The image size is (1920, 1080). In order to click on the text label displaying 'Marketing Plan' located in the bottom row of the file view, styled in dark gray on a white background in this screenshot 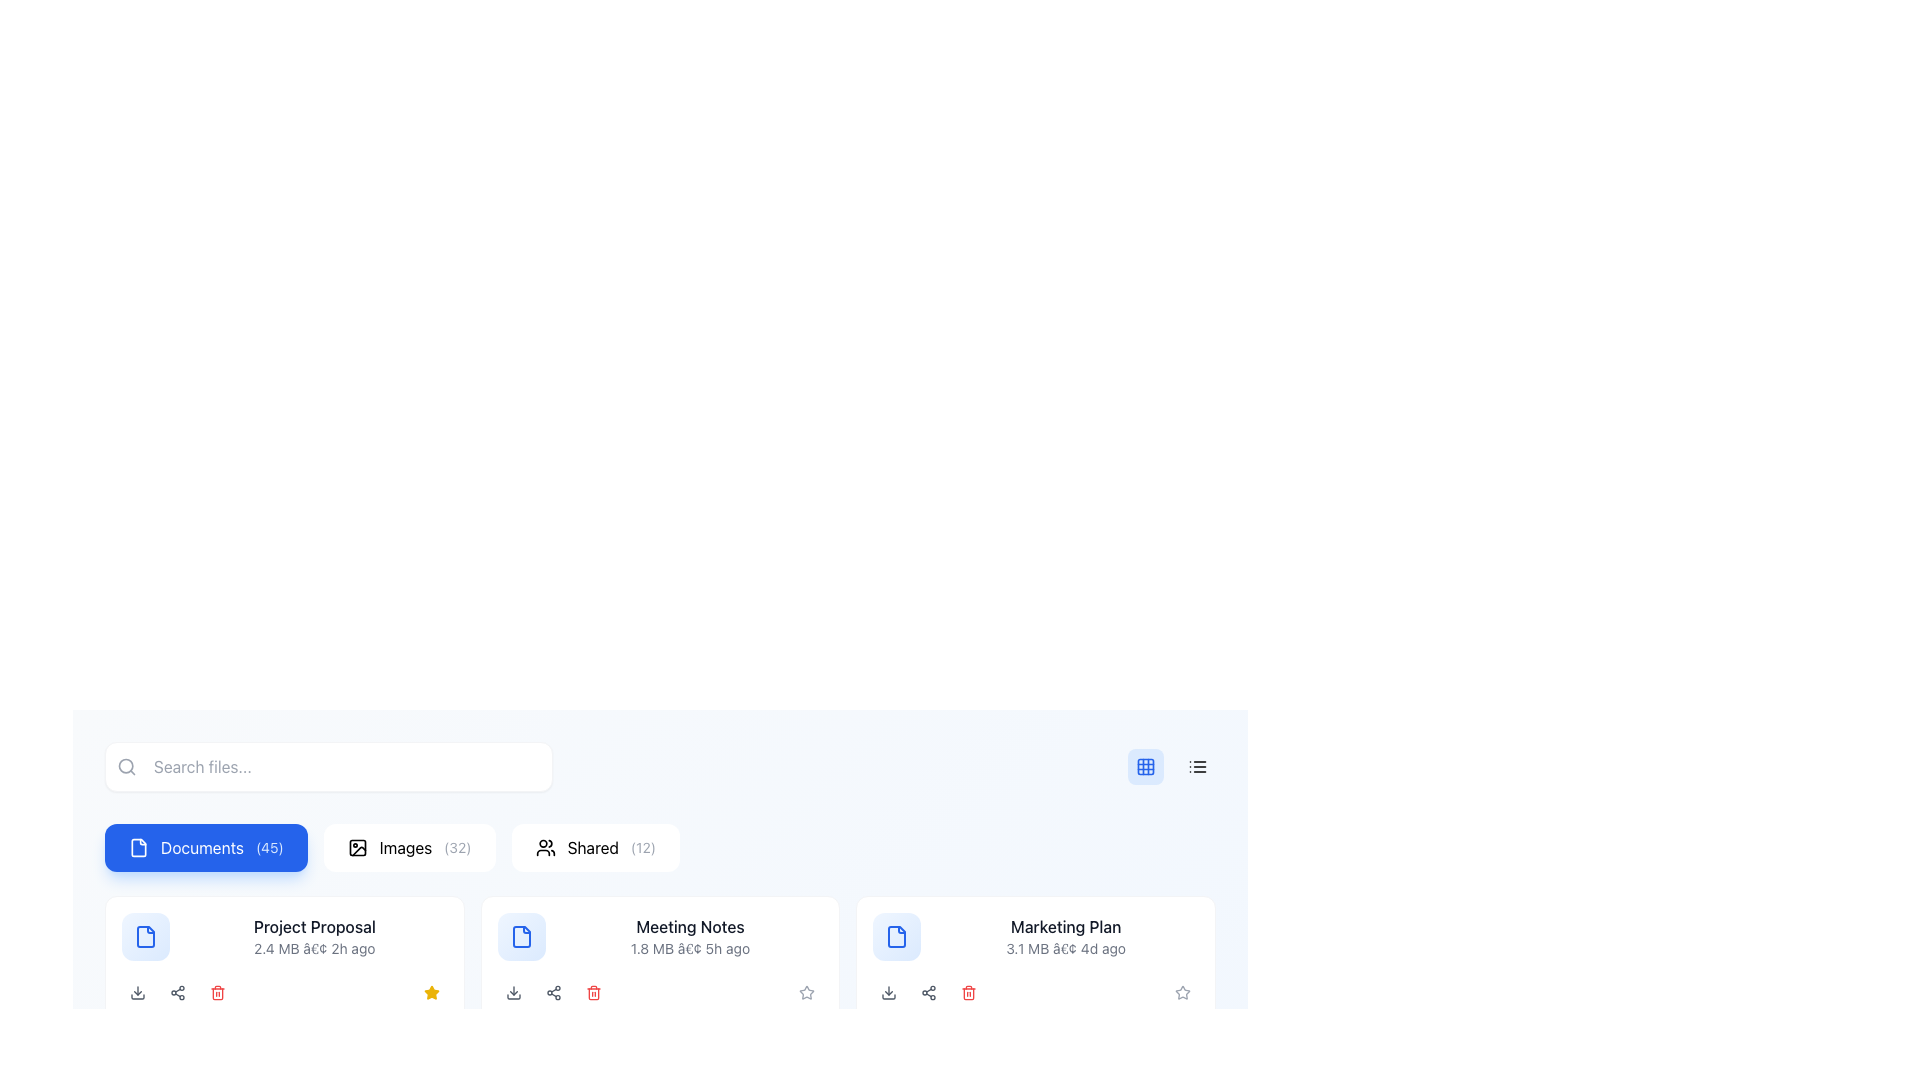, I will do `click(1065, 926)`.